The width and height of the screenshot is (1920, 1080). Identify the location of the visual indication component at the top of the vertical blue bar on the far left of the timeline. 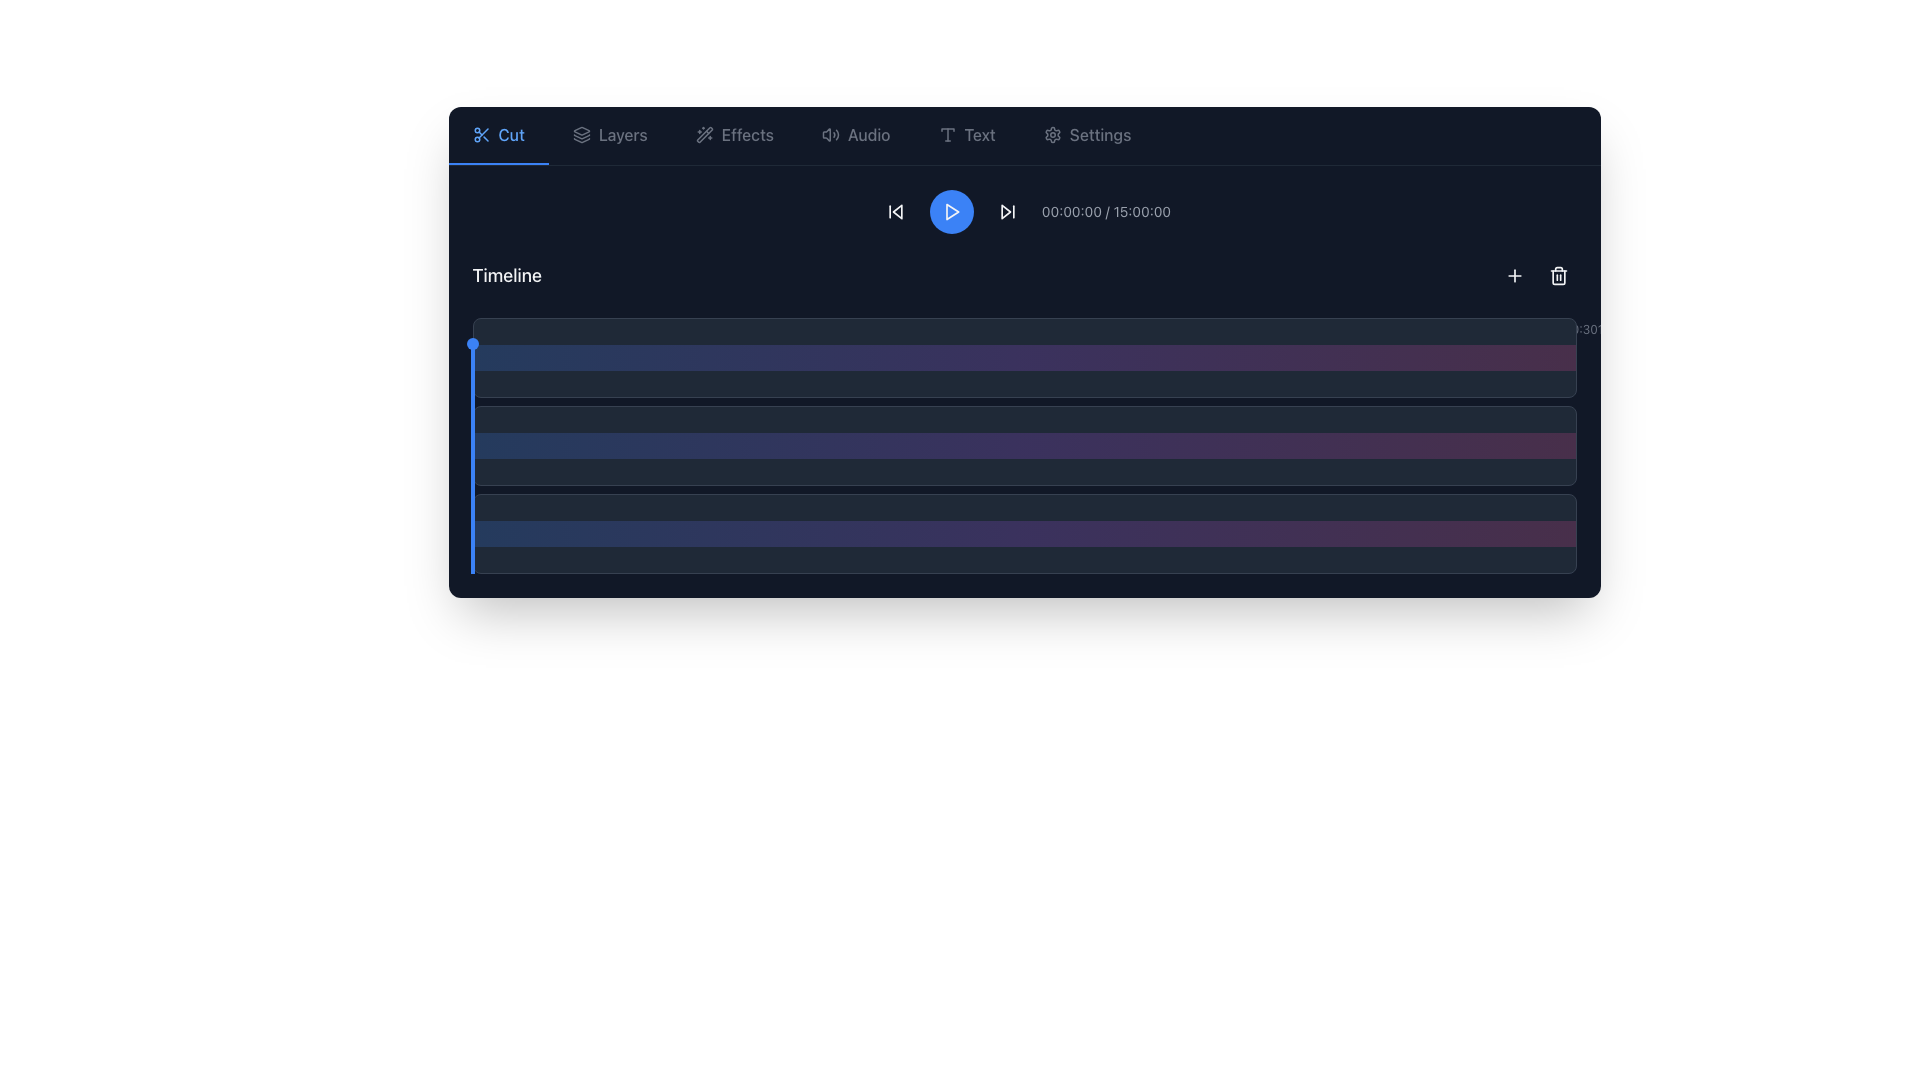
(471, 342).